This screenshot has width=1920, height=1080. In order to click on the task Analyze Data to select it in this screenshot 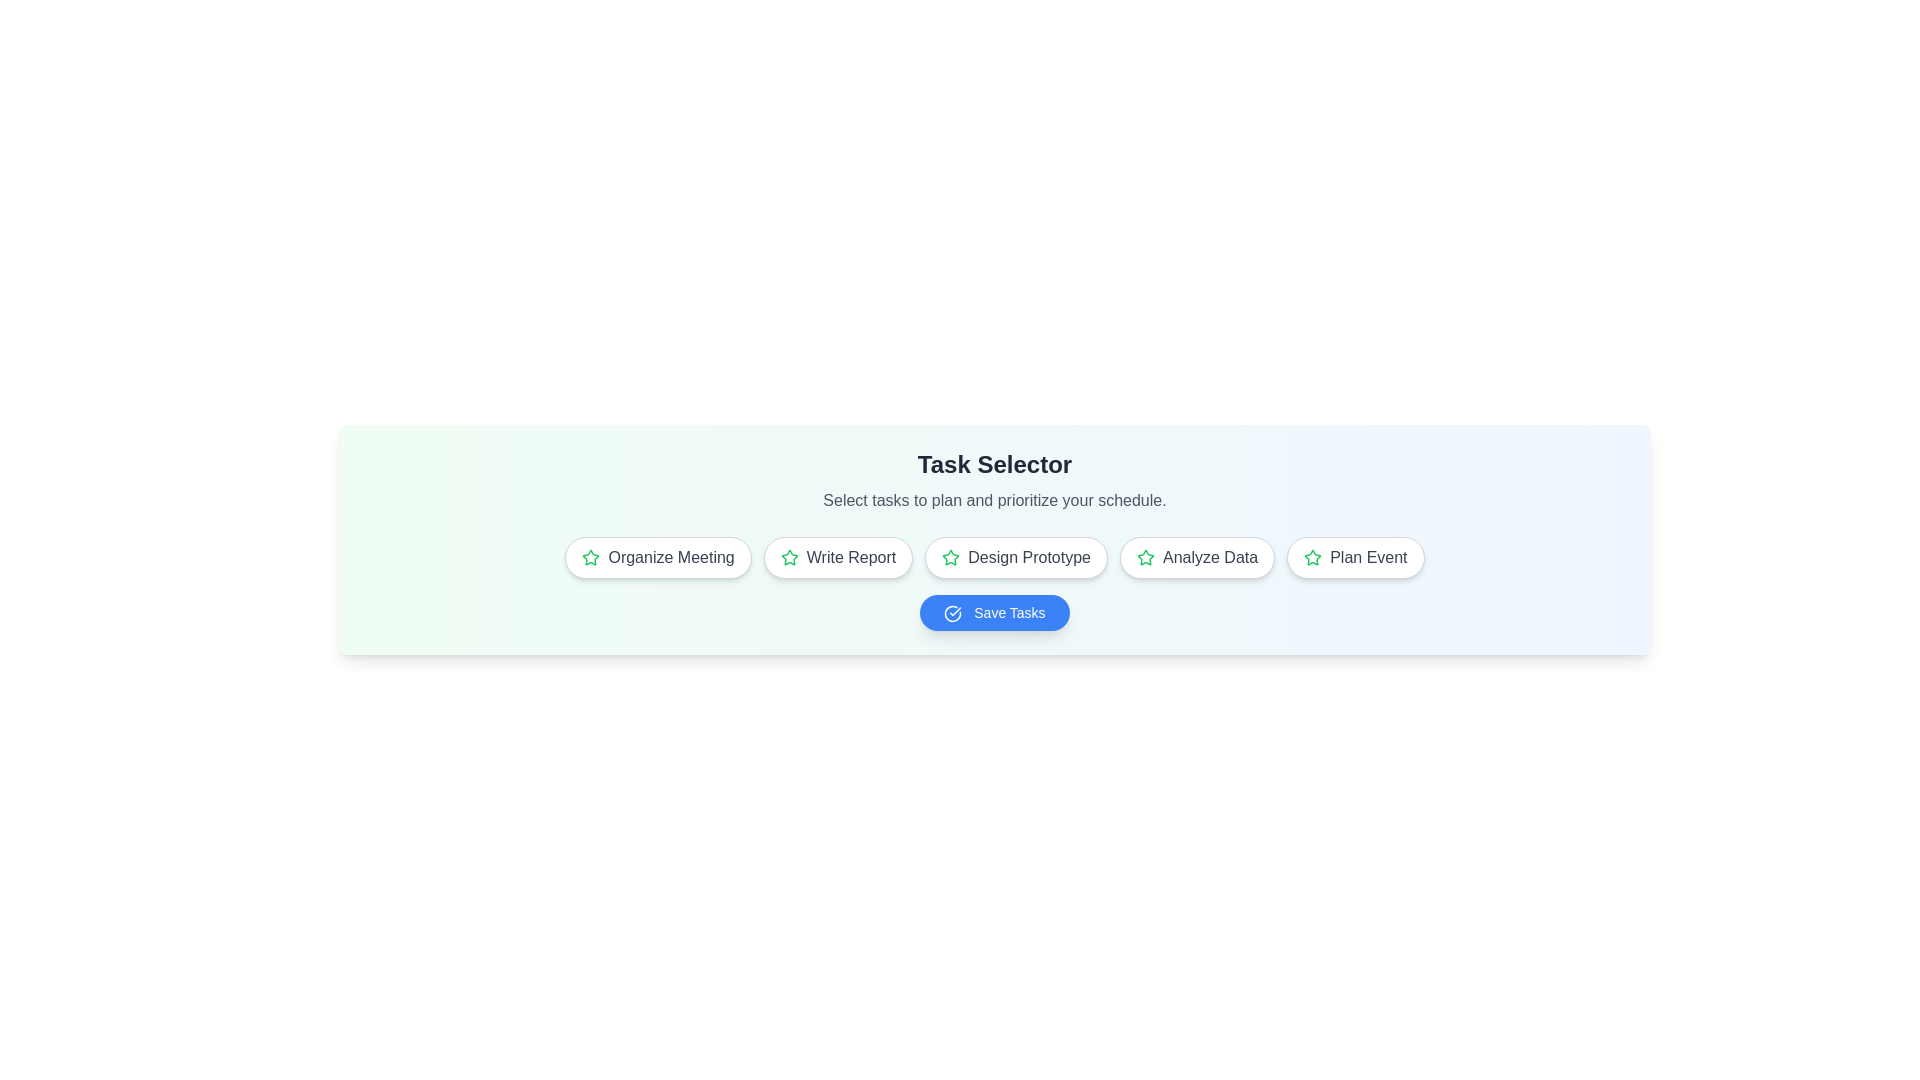, I will do `click(1197, 558)`.